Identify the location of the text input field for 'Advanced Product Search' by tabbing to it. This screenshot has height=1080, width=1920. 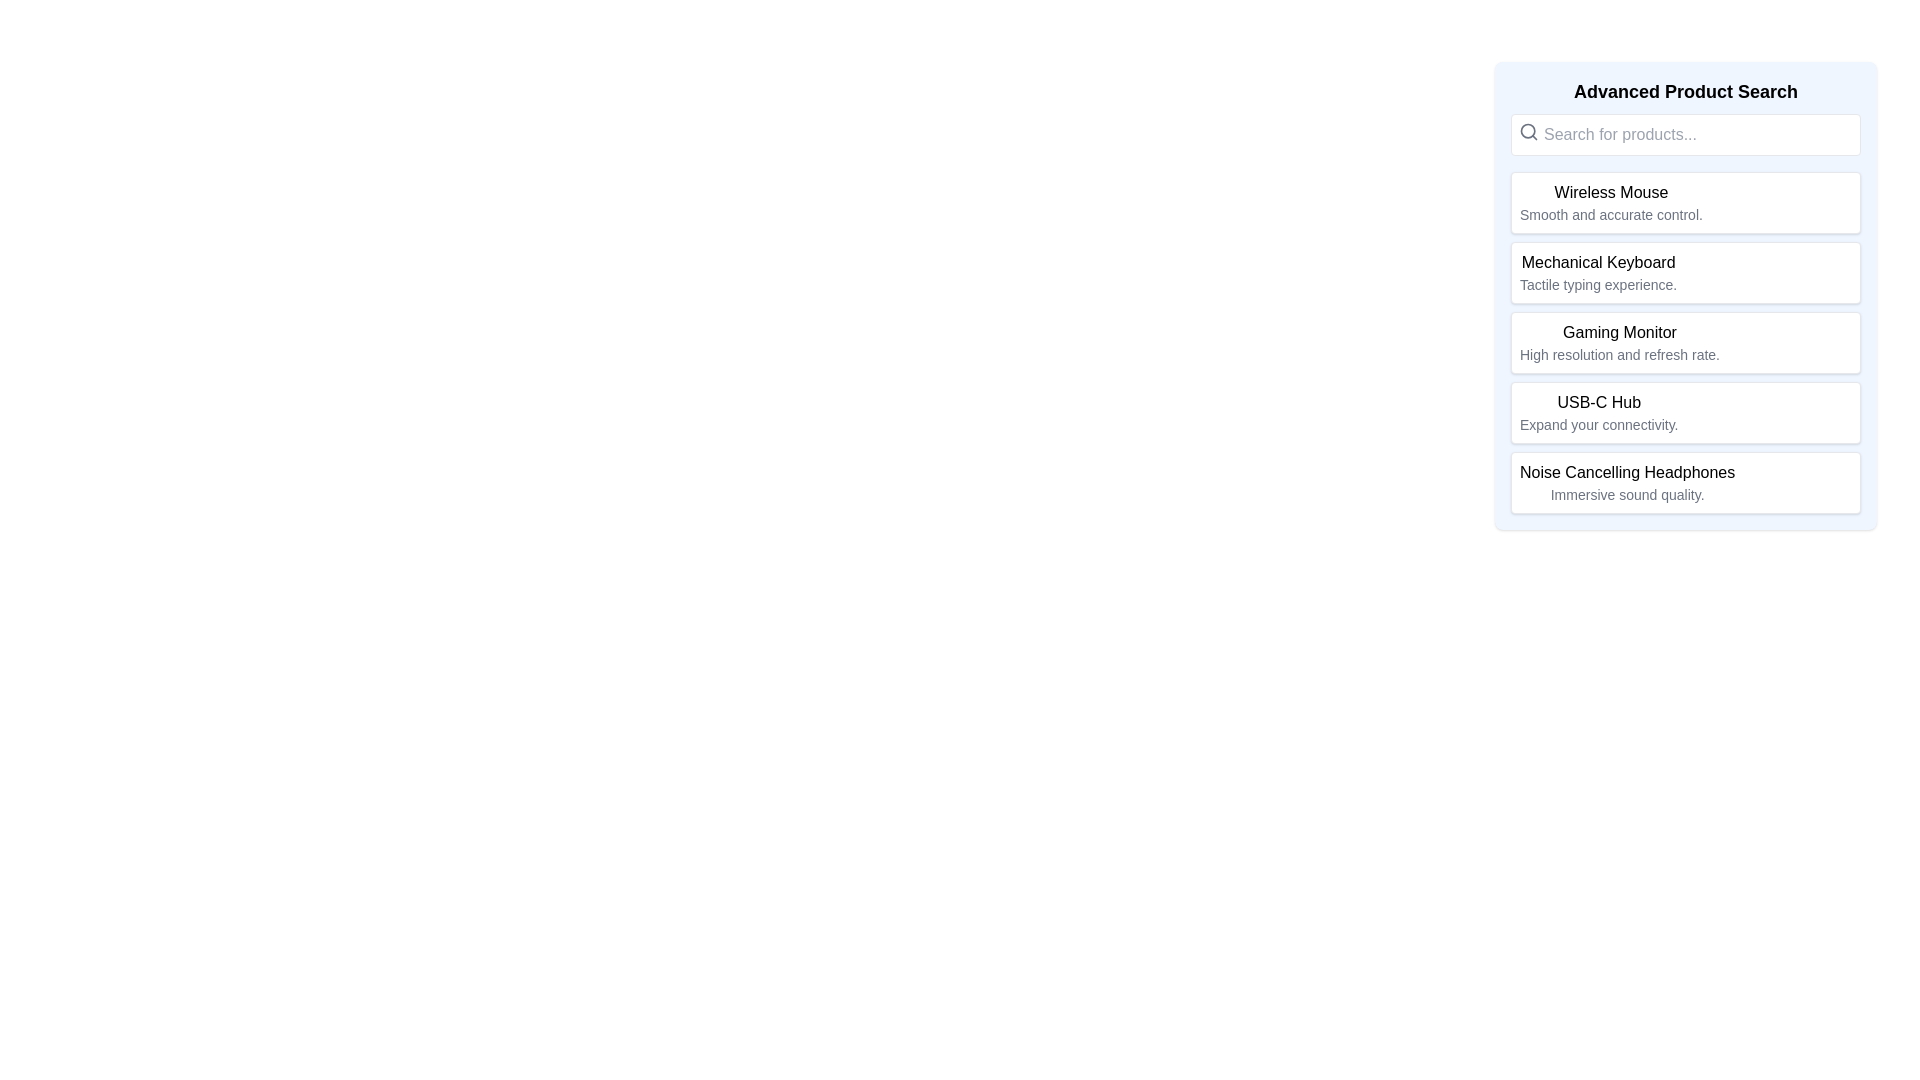
(1684, 135).